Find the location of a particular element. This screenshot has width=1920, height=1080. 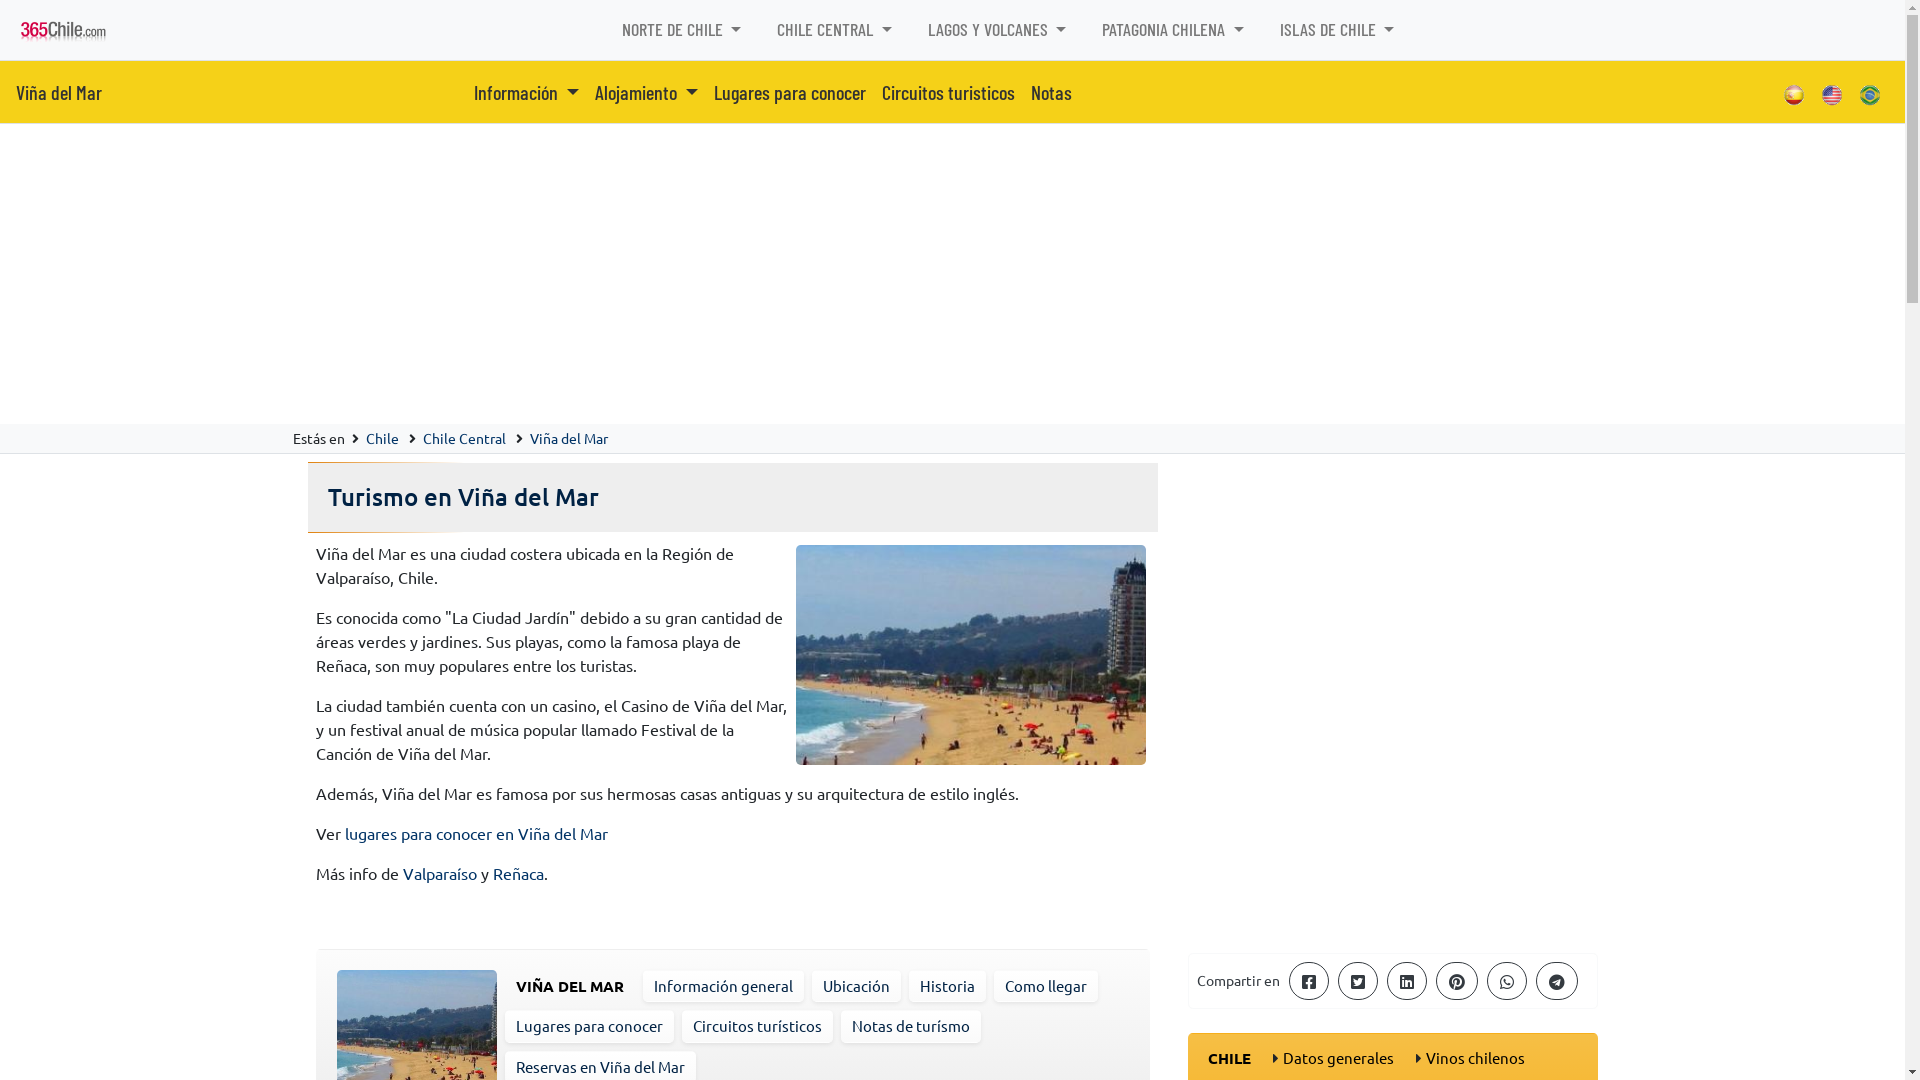

'Como llegar' is located at coordinates (1044, 984).